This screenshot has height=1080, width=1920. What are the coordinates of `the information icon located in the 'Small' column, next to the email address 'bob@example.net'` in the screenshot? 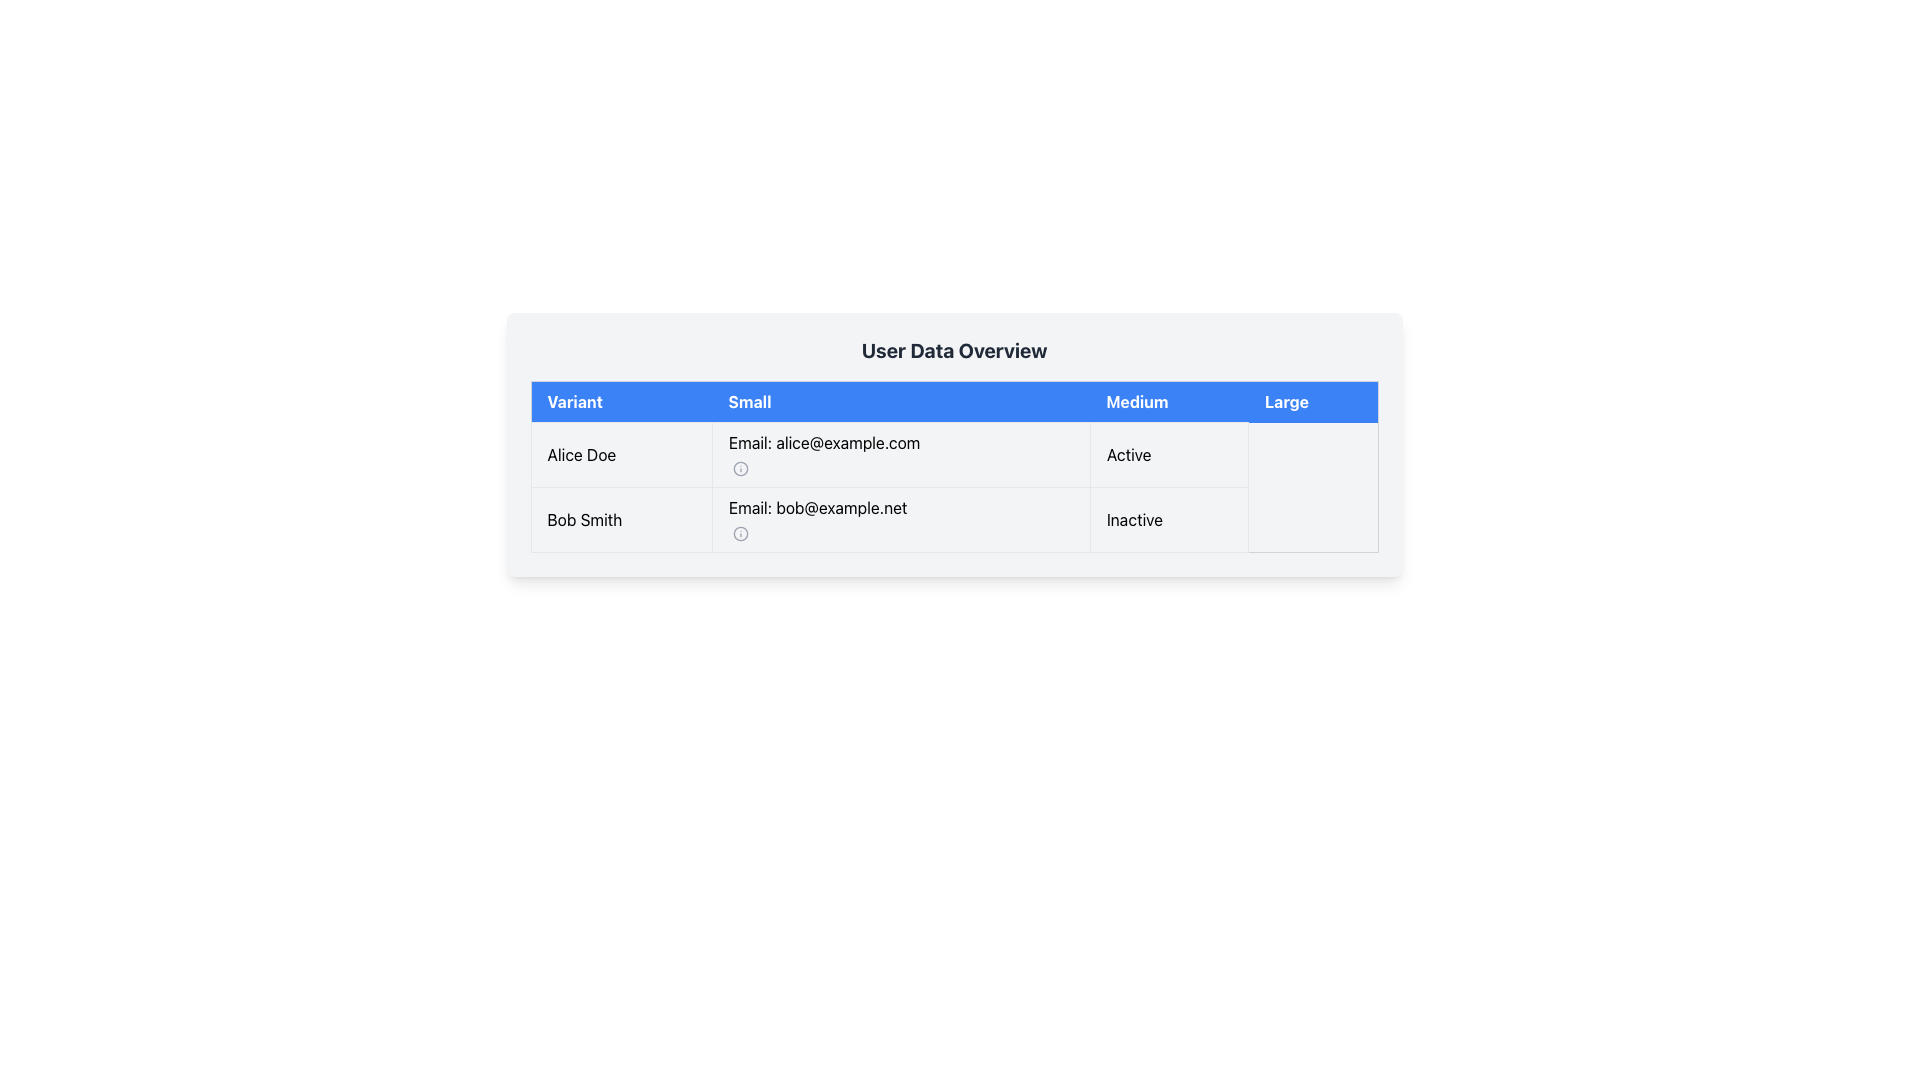 It's located at (739, 531).